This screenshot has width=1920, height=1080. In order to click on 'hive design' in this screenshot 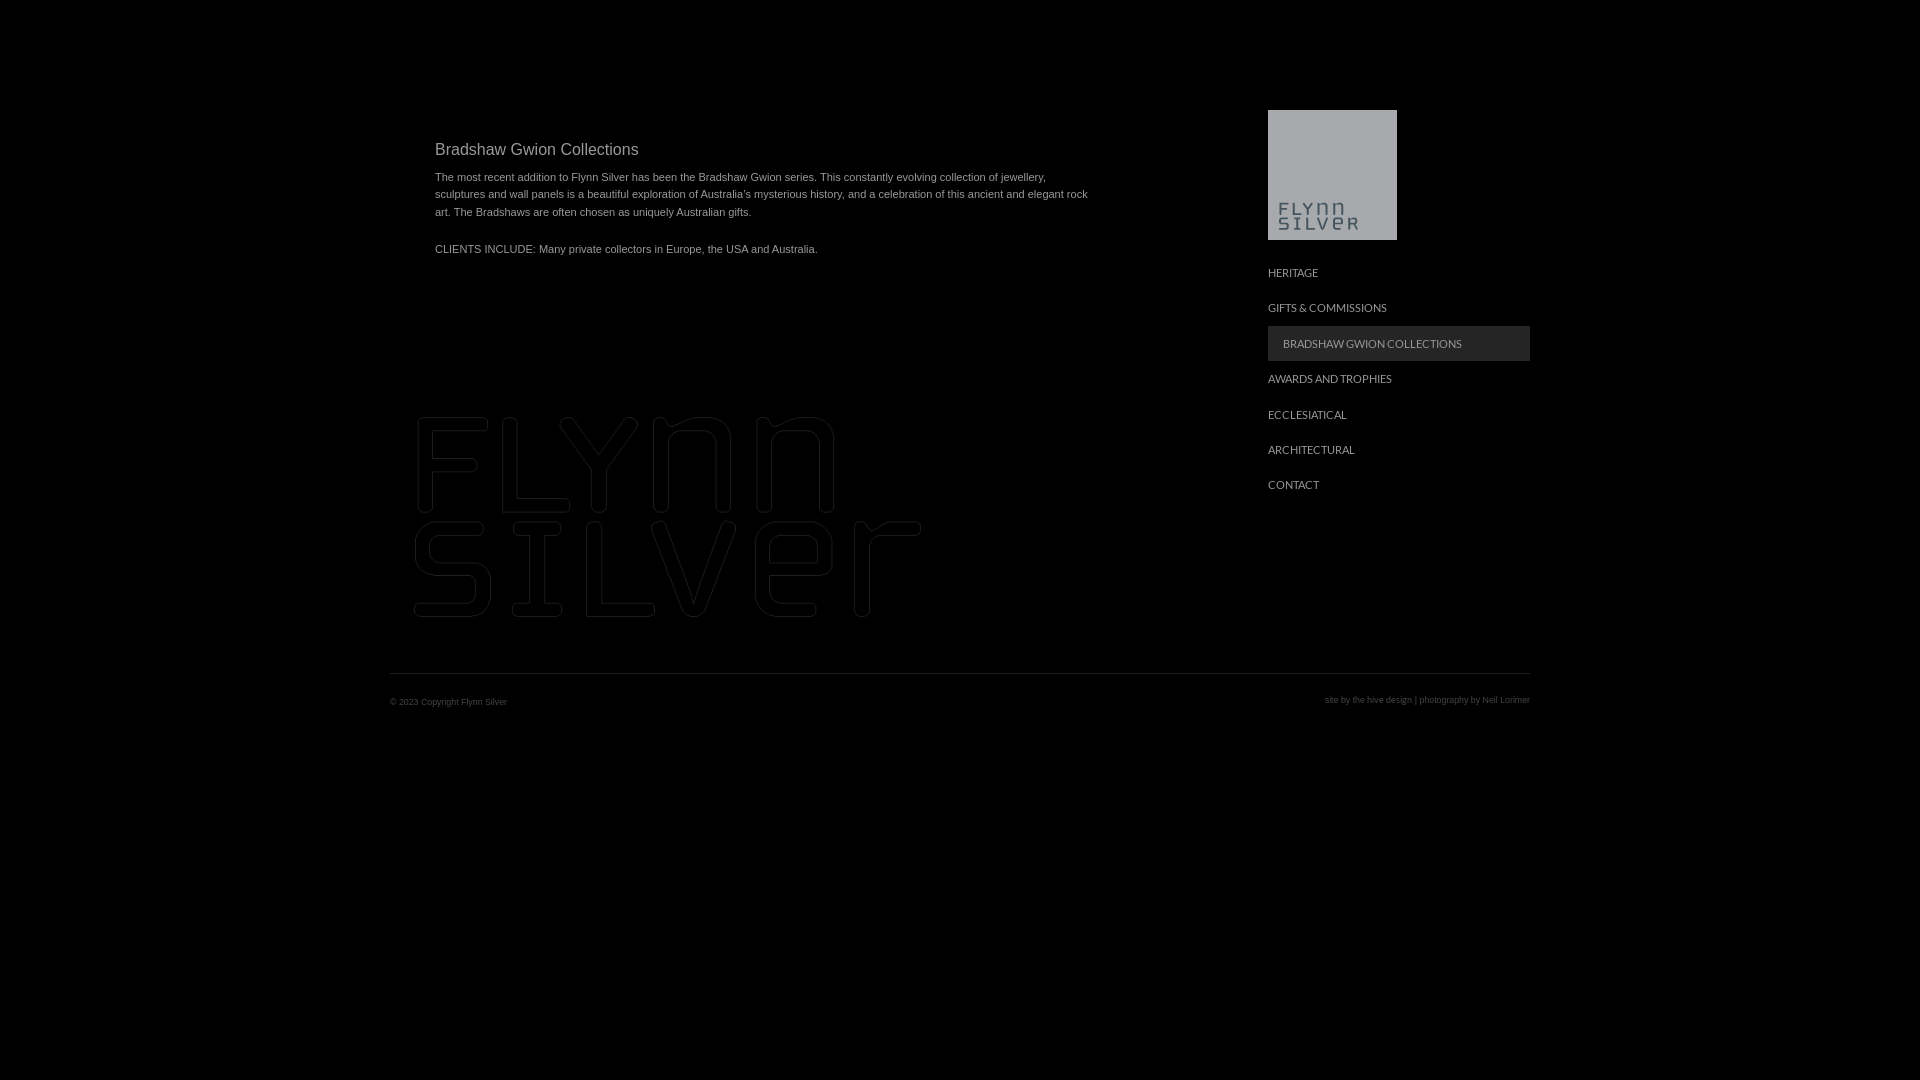, I will do `click(1388, 698)`.